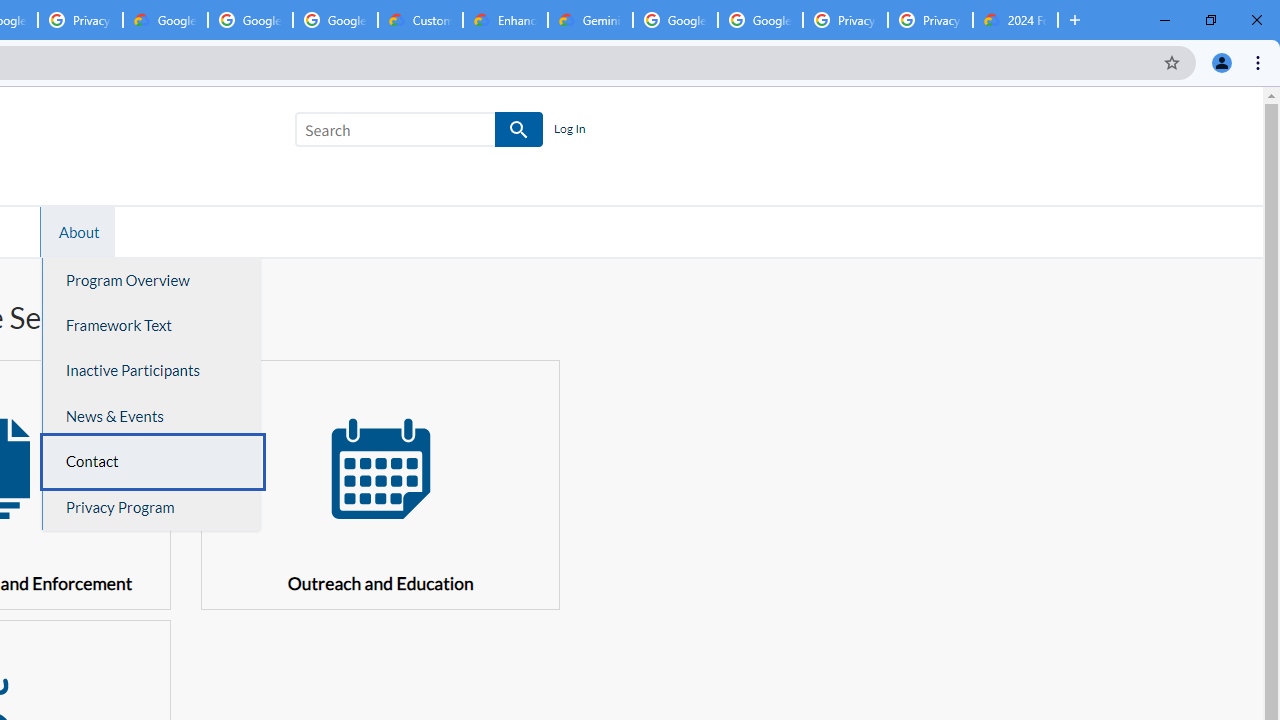 The height and width of the screenshot is (720, 1280). I want to click on 'Privacy Program', so click(151, 506).